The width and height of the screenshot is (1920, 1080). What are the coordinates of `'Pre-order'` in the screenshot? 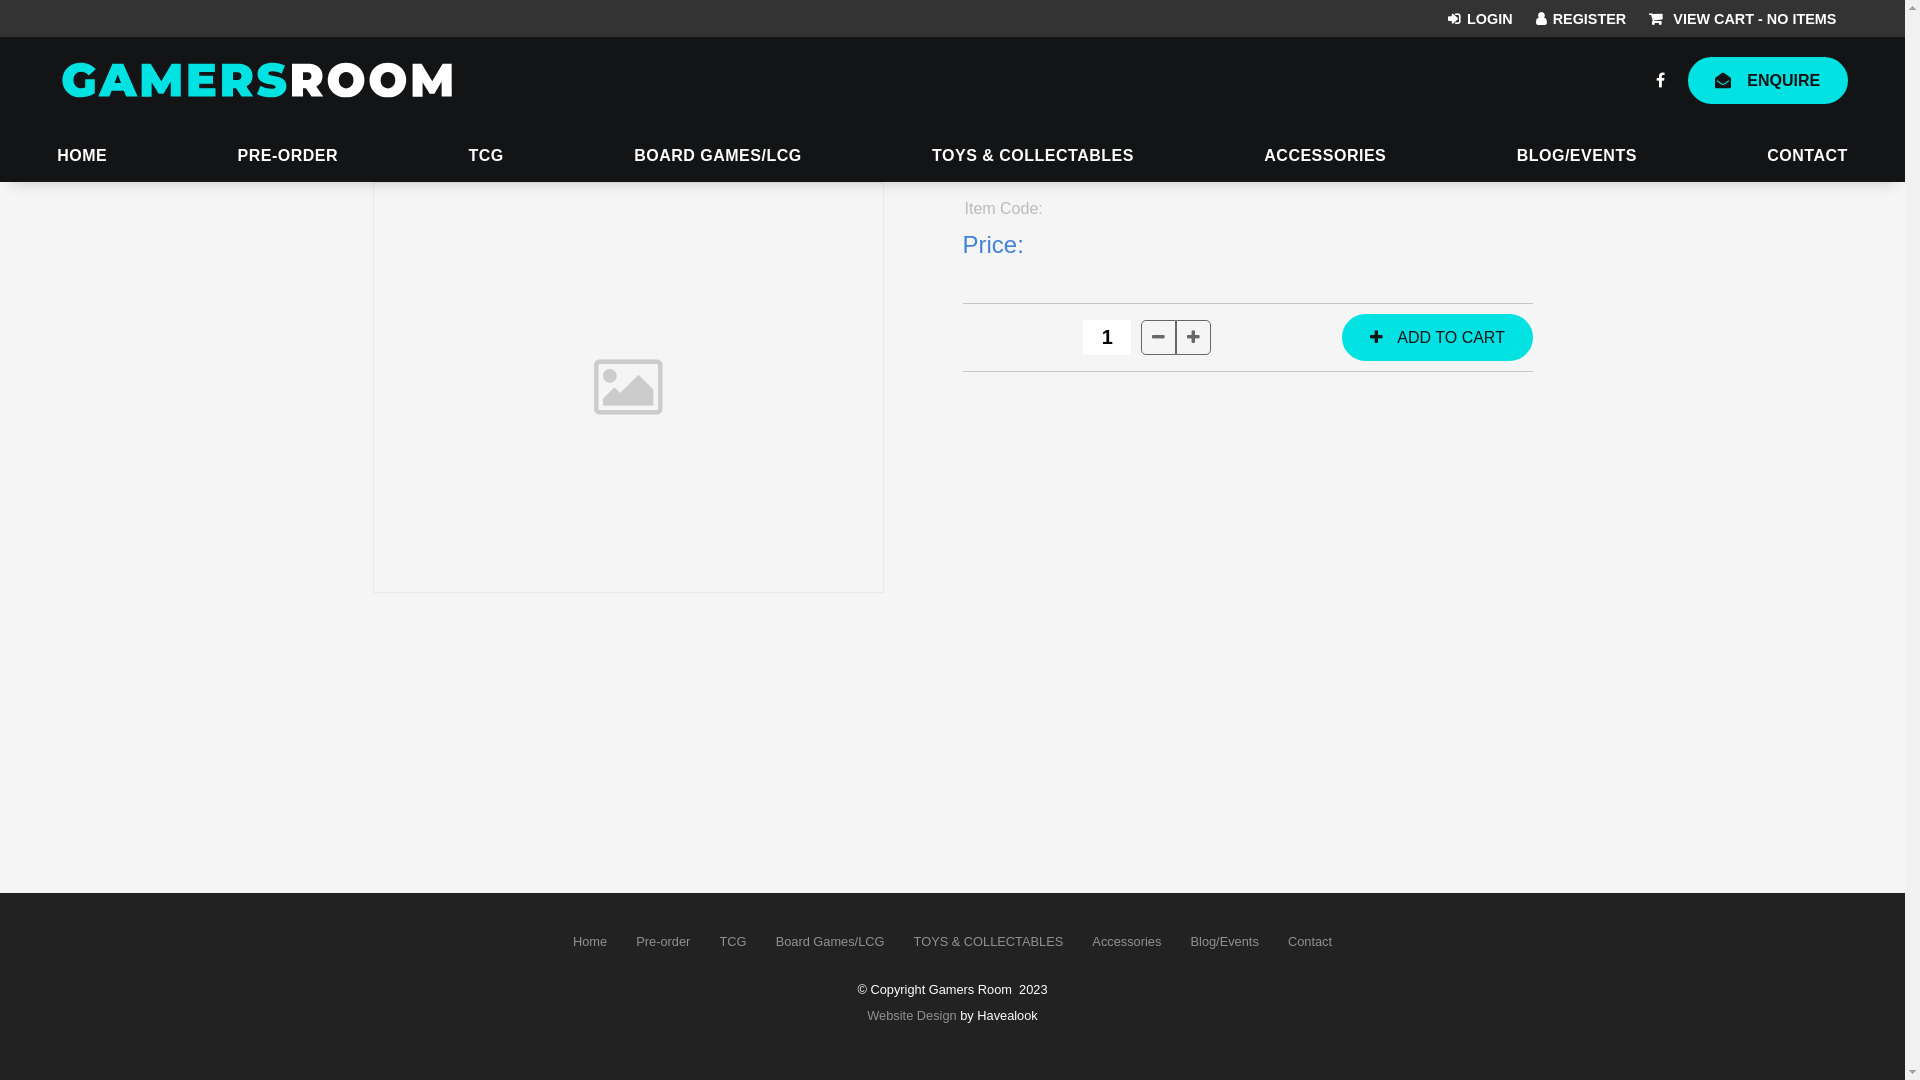 It's located at (622, 941).